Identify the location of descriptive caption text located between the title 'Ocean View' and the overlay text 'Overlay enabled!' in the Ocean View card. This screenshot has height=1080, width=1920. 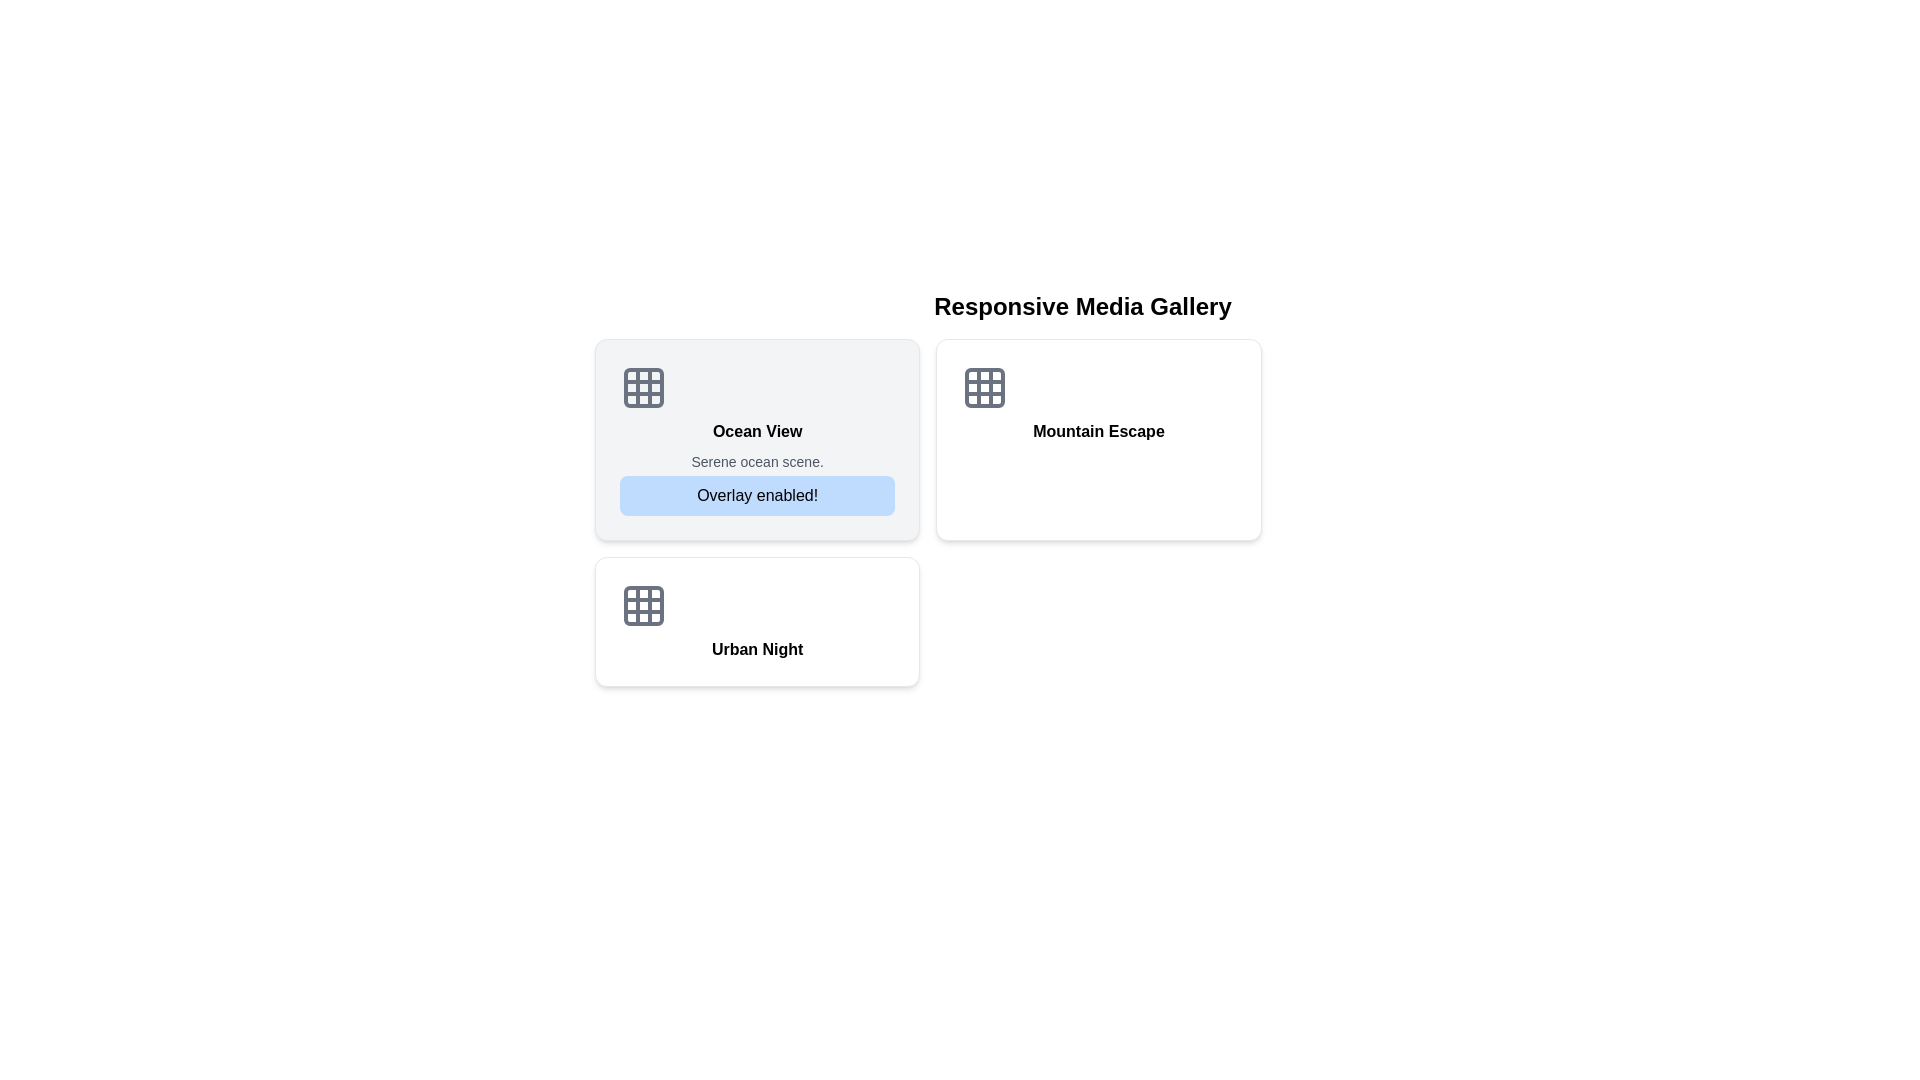
(756, 462).